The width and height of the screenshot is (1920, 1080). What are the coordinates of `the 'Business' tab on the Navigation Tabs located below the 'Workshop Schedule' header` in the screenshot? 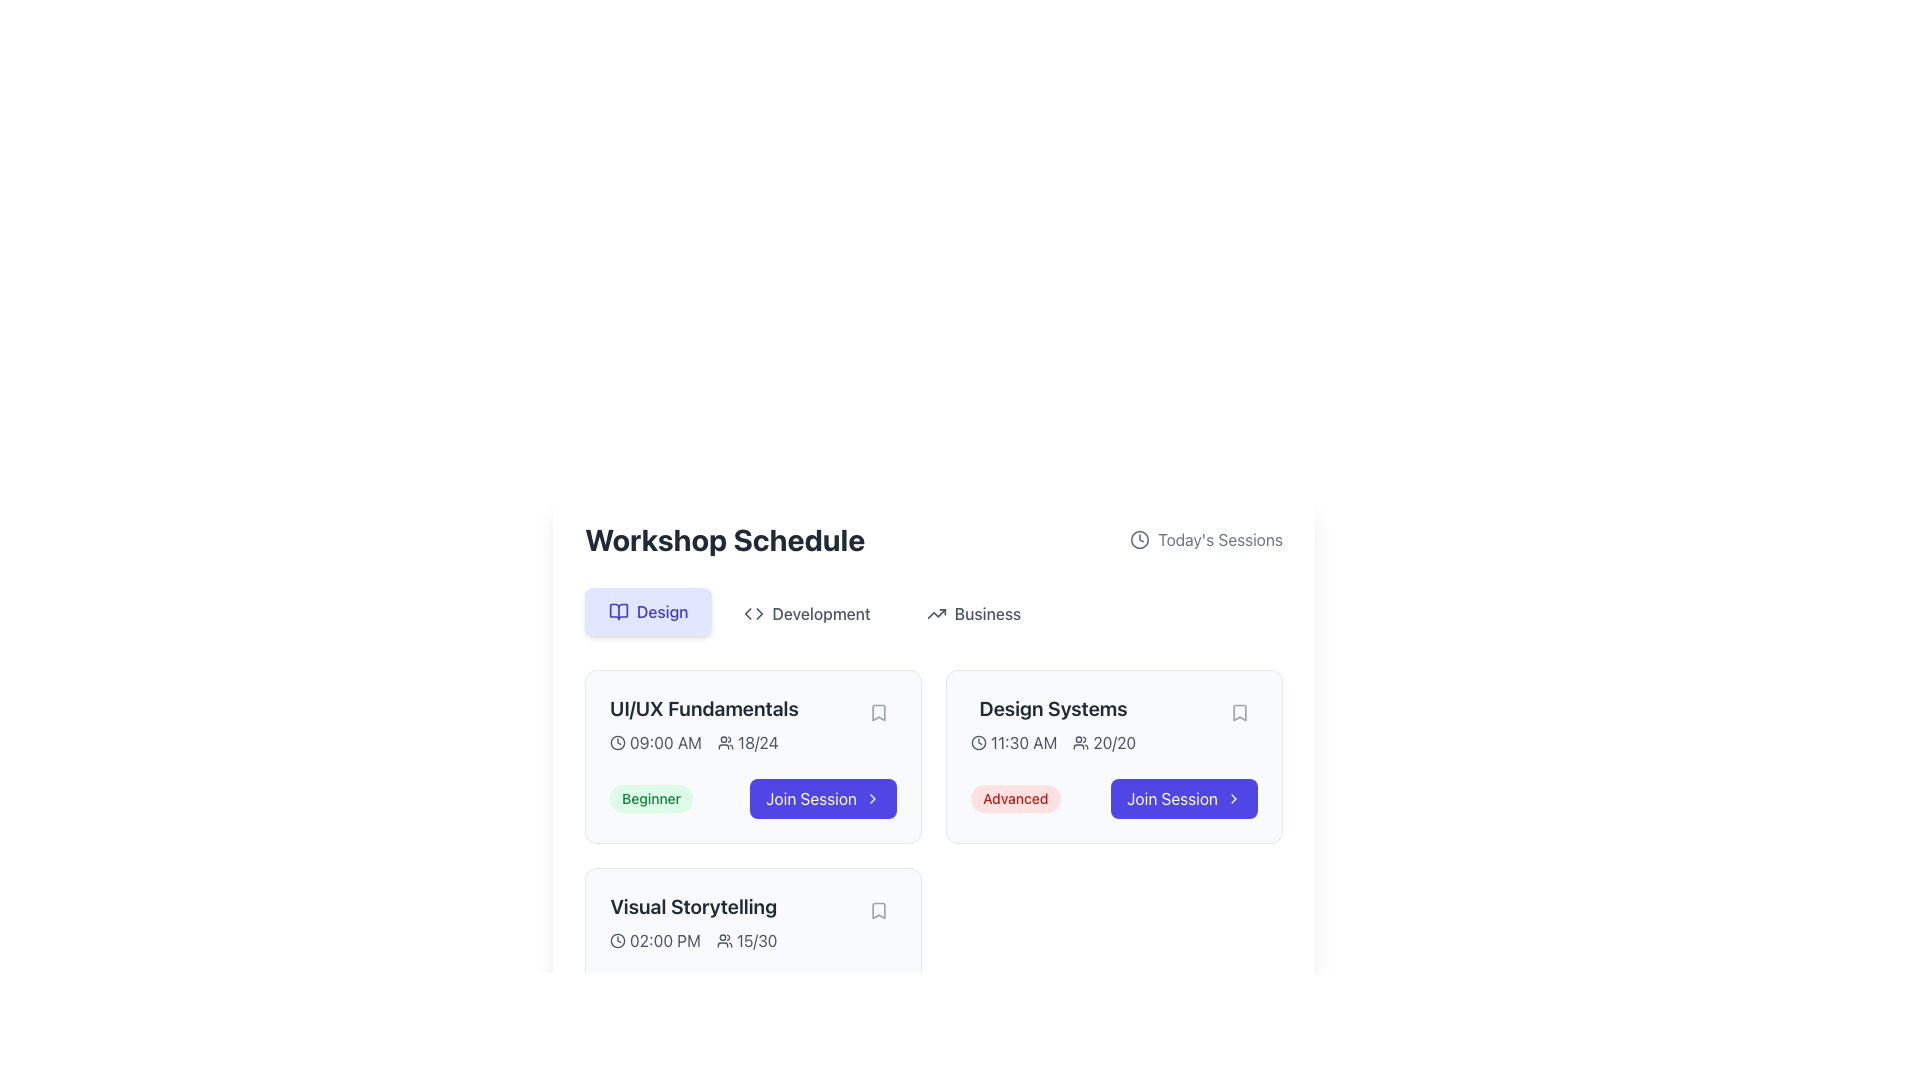 It's located at (933, 612).